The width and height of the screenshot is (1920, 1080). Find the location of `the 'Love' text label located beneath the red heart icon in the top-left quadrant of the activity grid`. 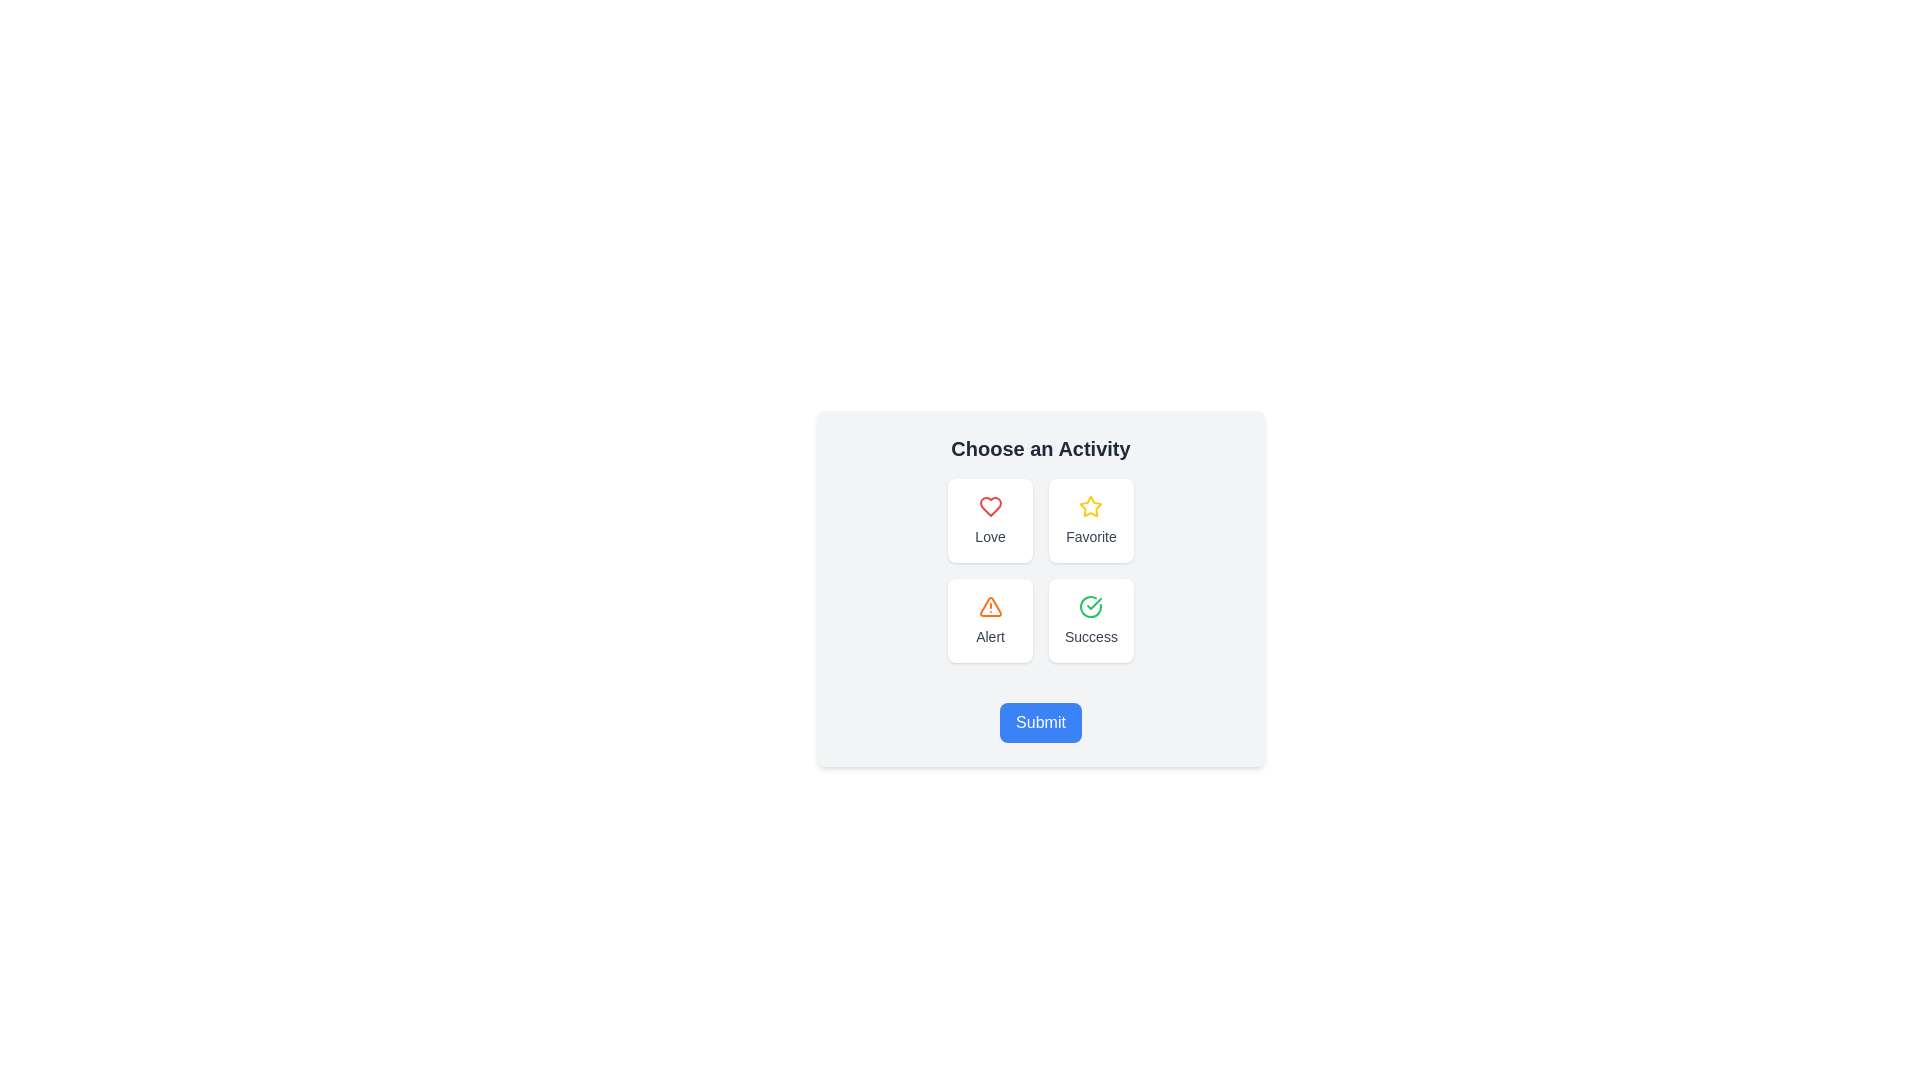

the 'Love' text label located beneath the red heart icon in the top-left quadrant of the activity grid is located at coordinates (990, 535).